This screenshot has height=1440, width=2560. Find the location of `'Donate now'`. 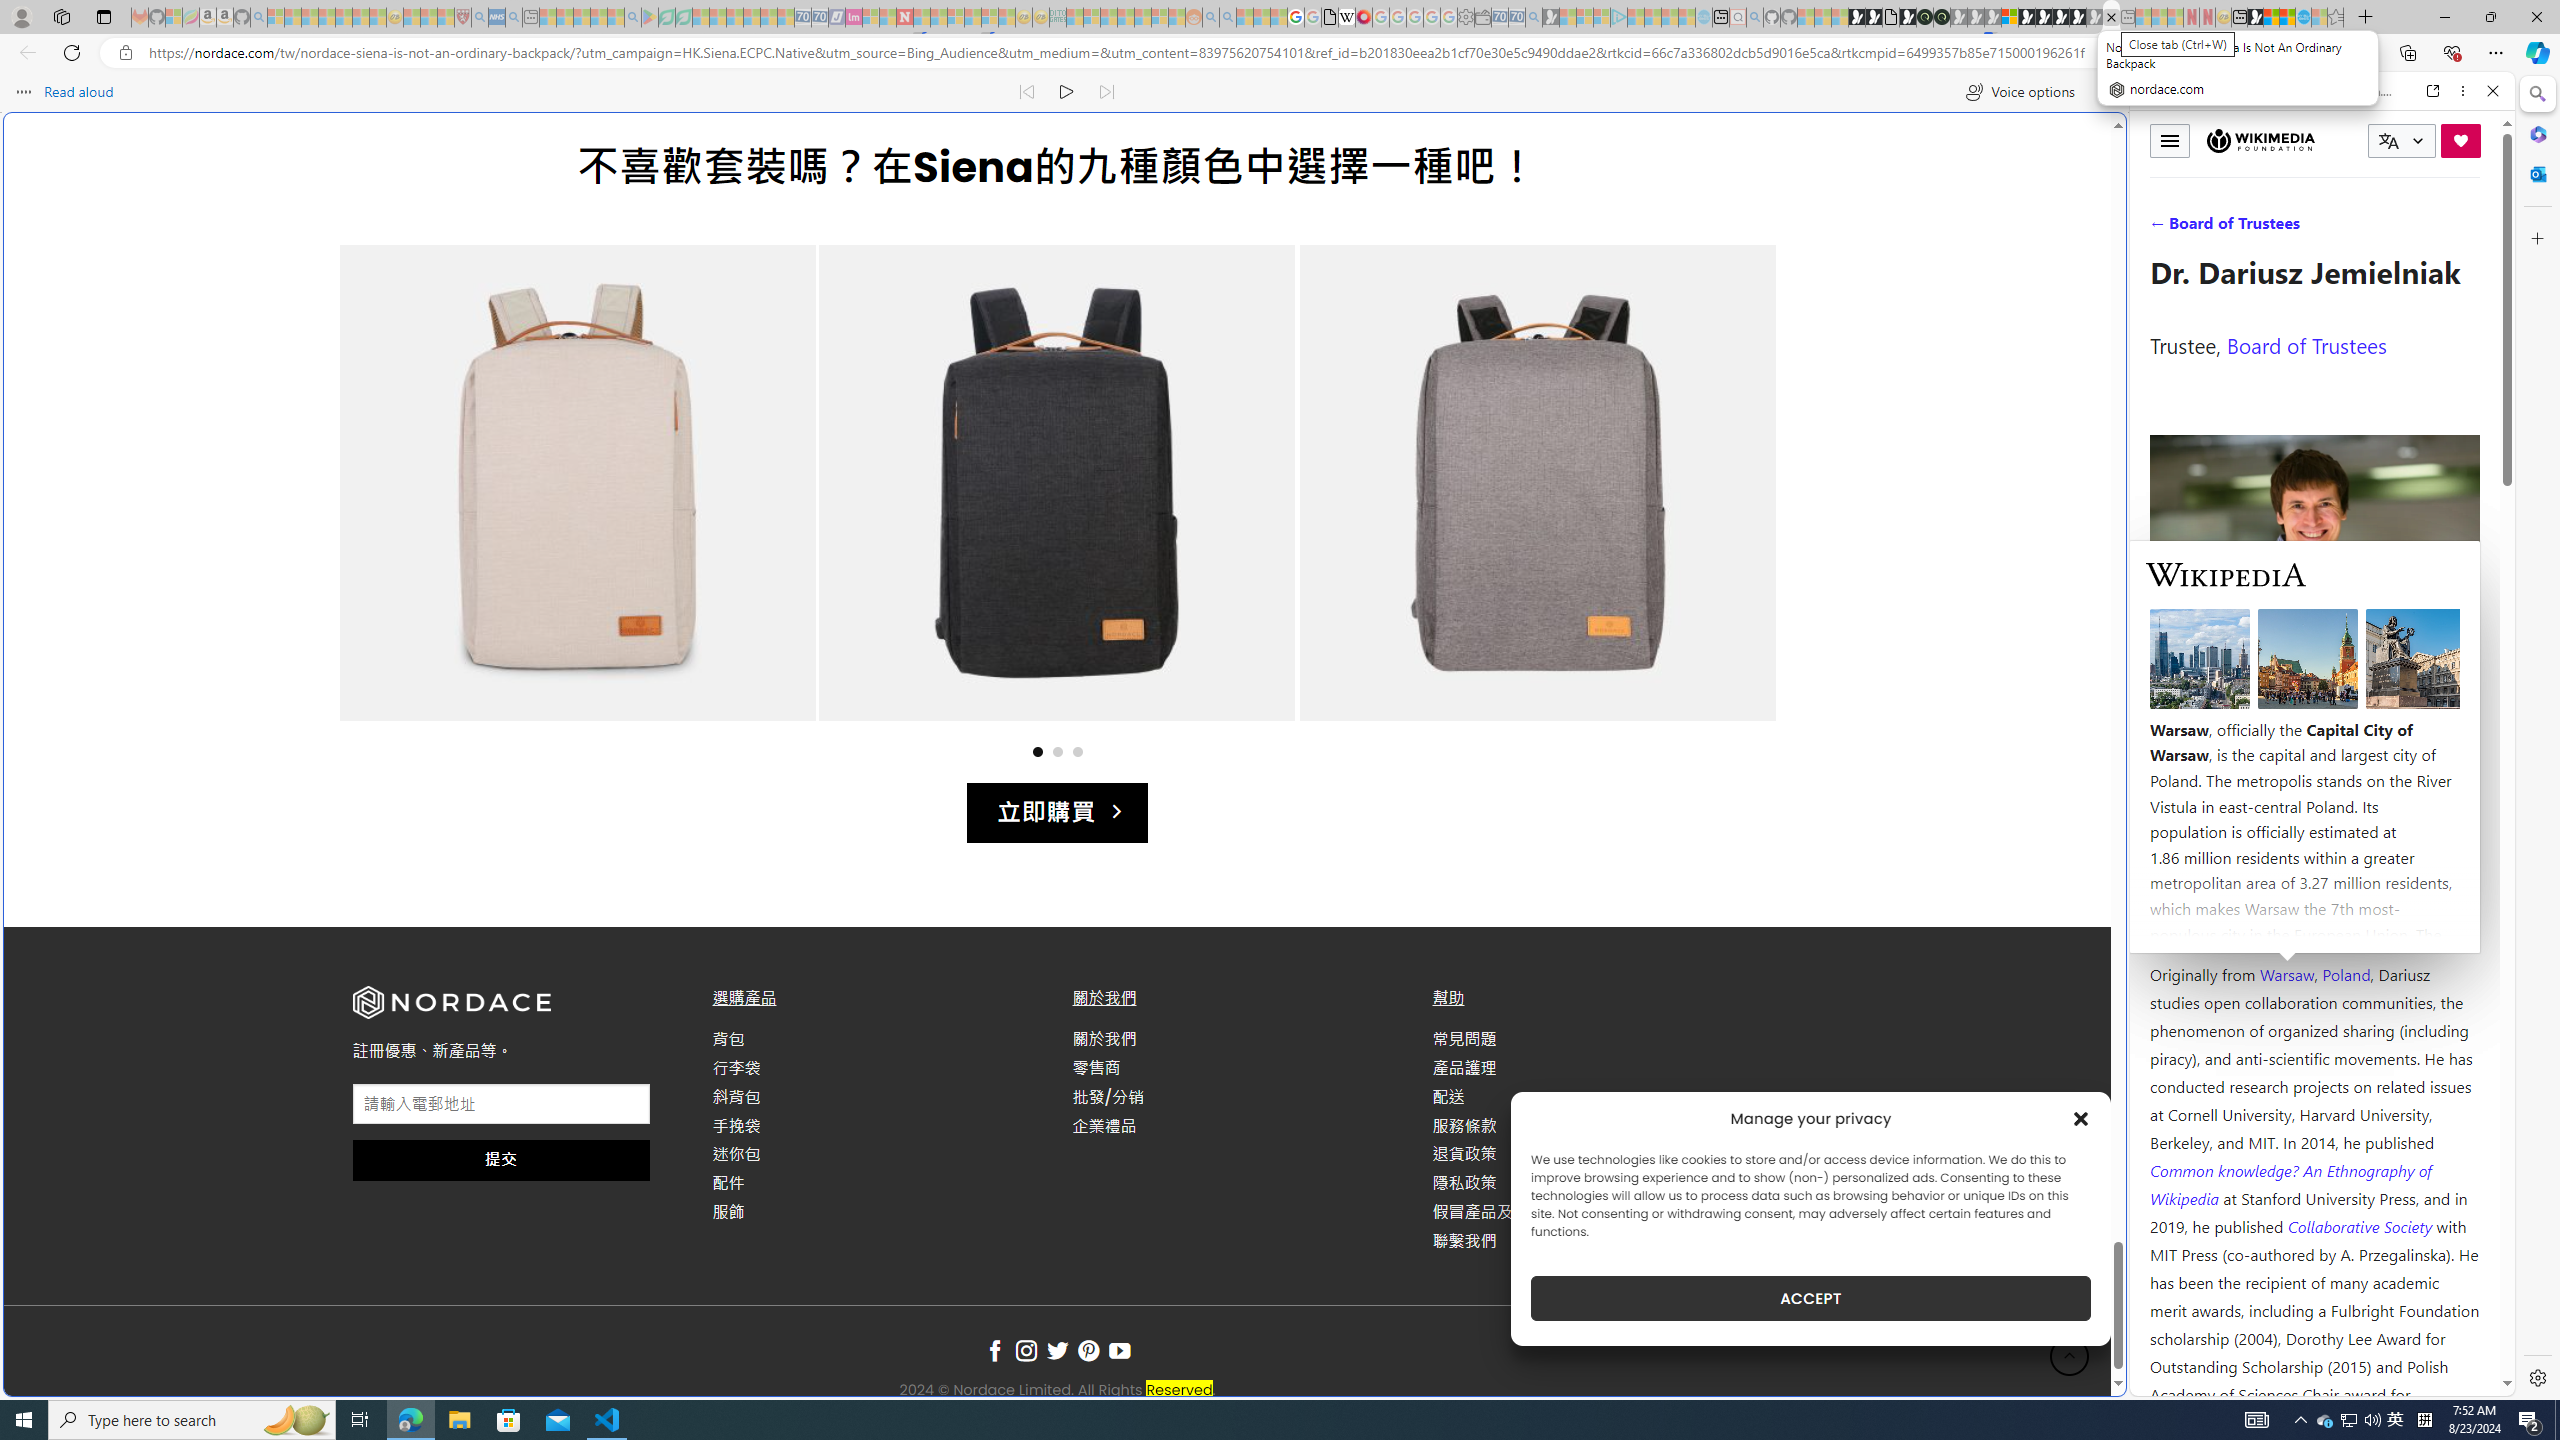

'Donate now' is located at coordinates (2461, 141).